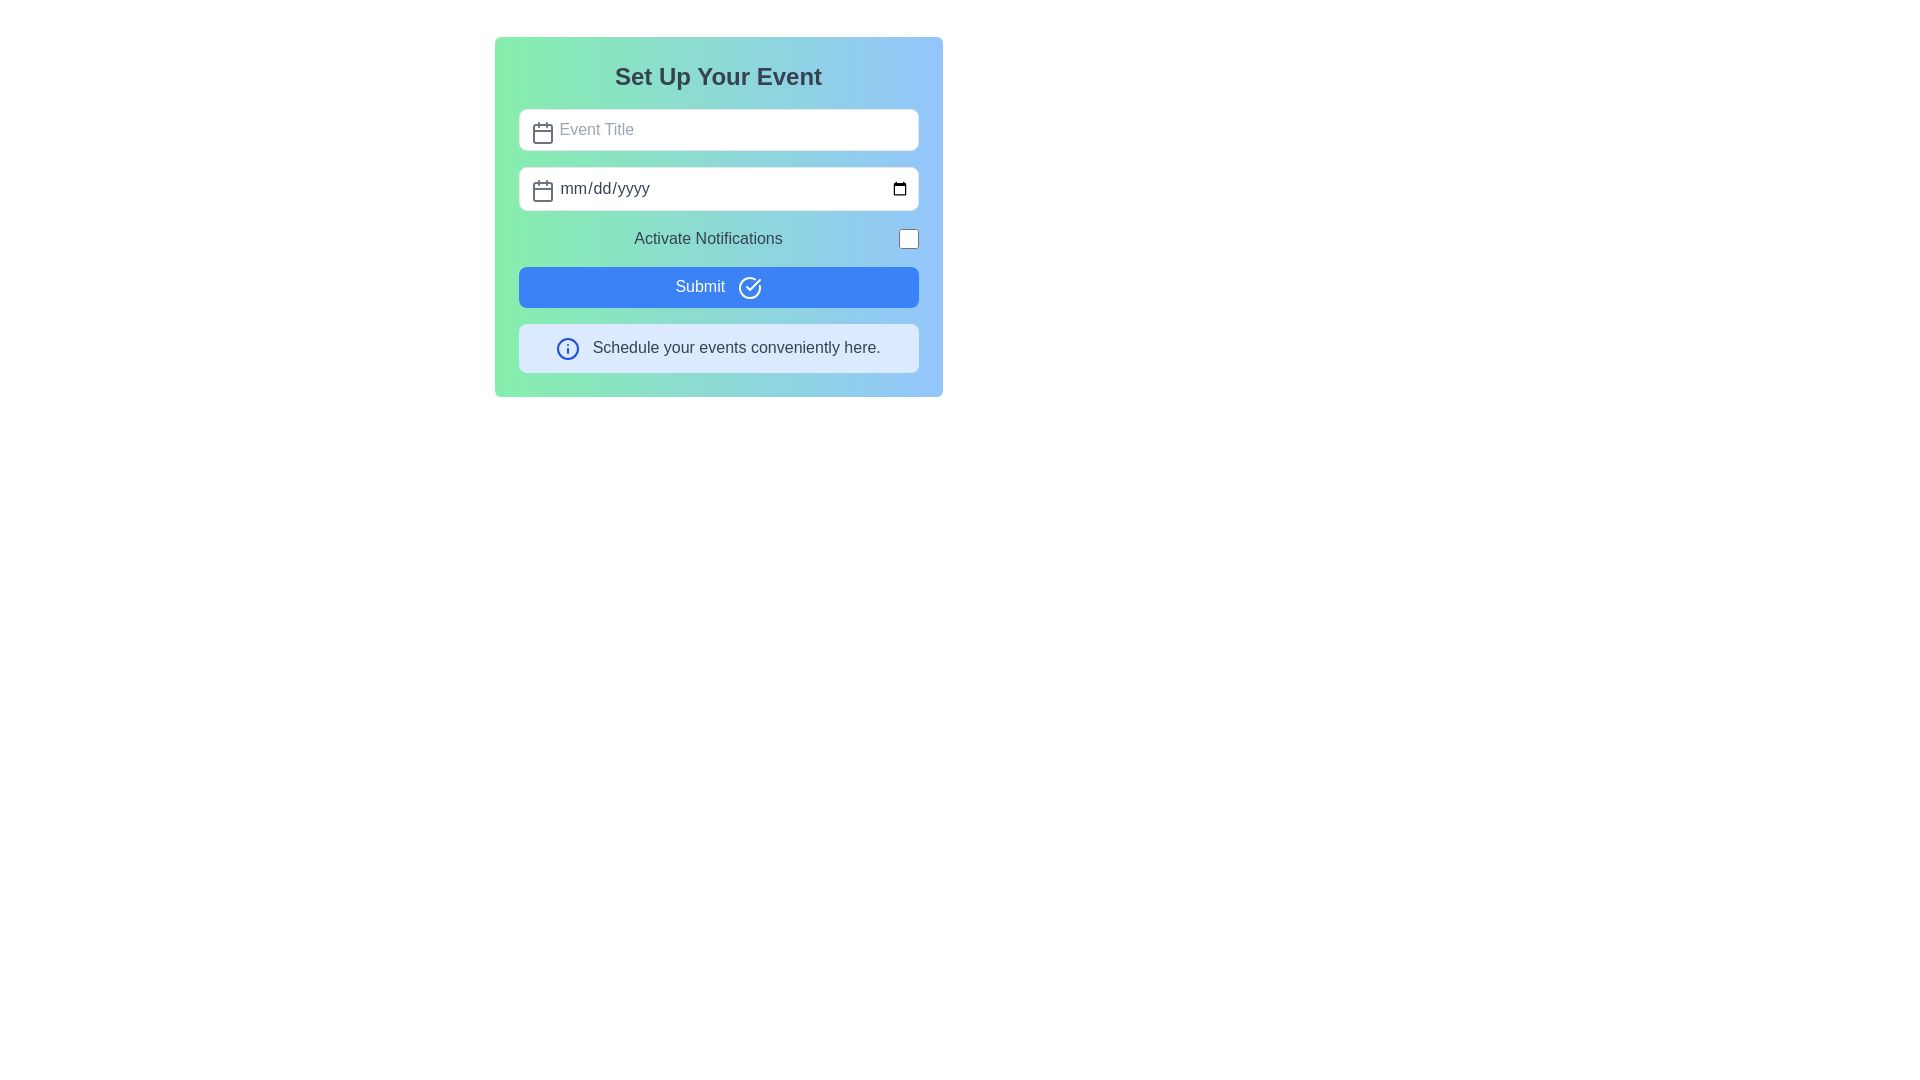  What do you see at coordinates (542, 134) in the screenshot?
I see `the decorative SVG rectangle element that visually indicates the event title input field, located near the top-left corner of the text input` at bounding box center [542, 134].